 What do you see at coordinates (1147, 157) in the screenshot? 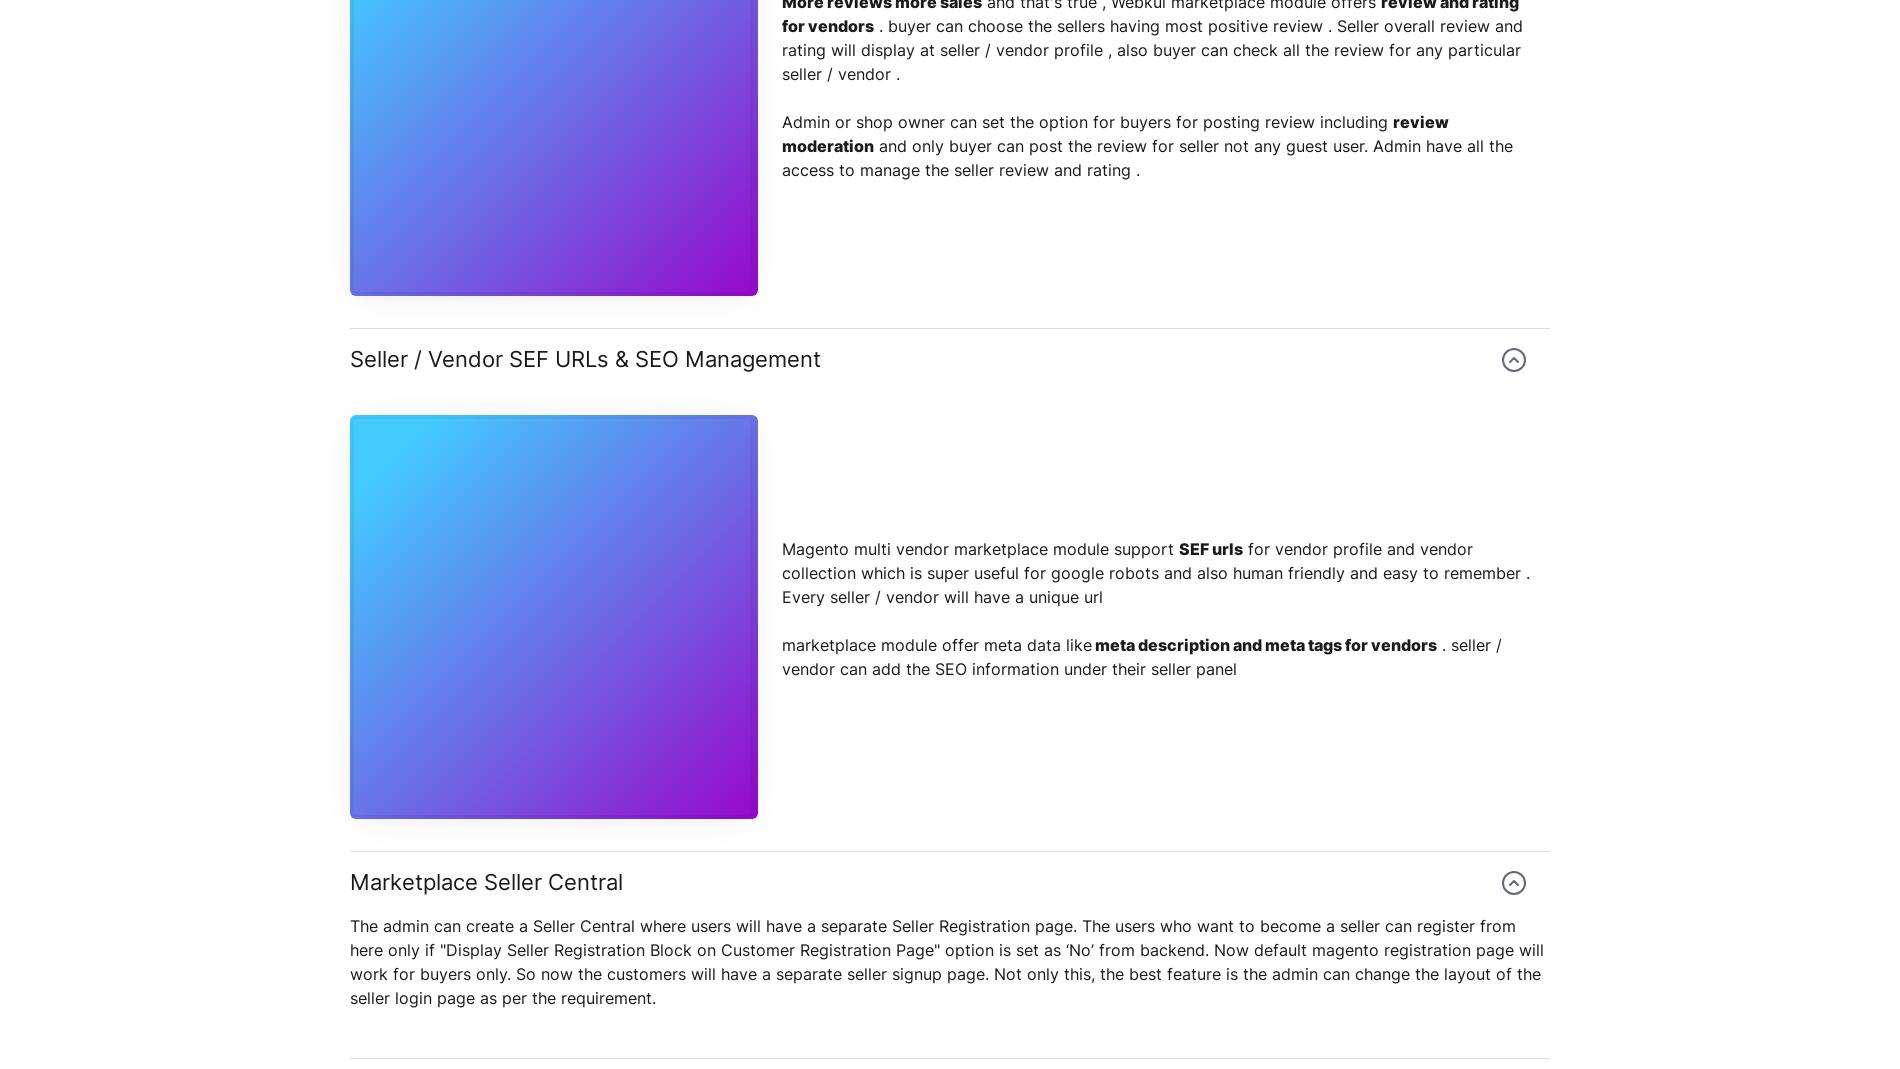
I see `'and only buyer can post the review for seller not any guest user. Admin have all the access to manage the seller review and rating .'` at bounding box center [1147, 157].